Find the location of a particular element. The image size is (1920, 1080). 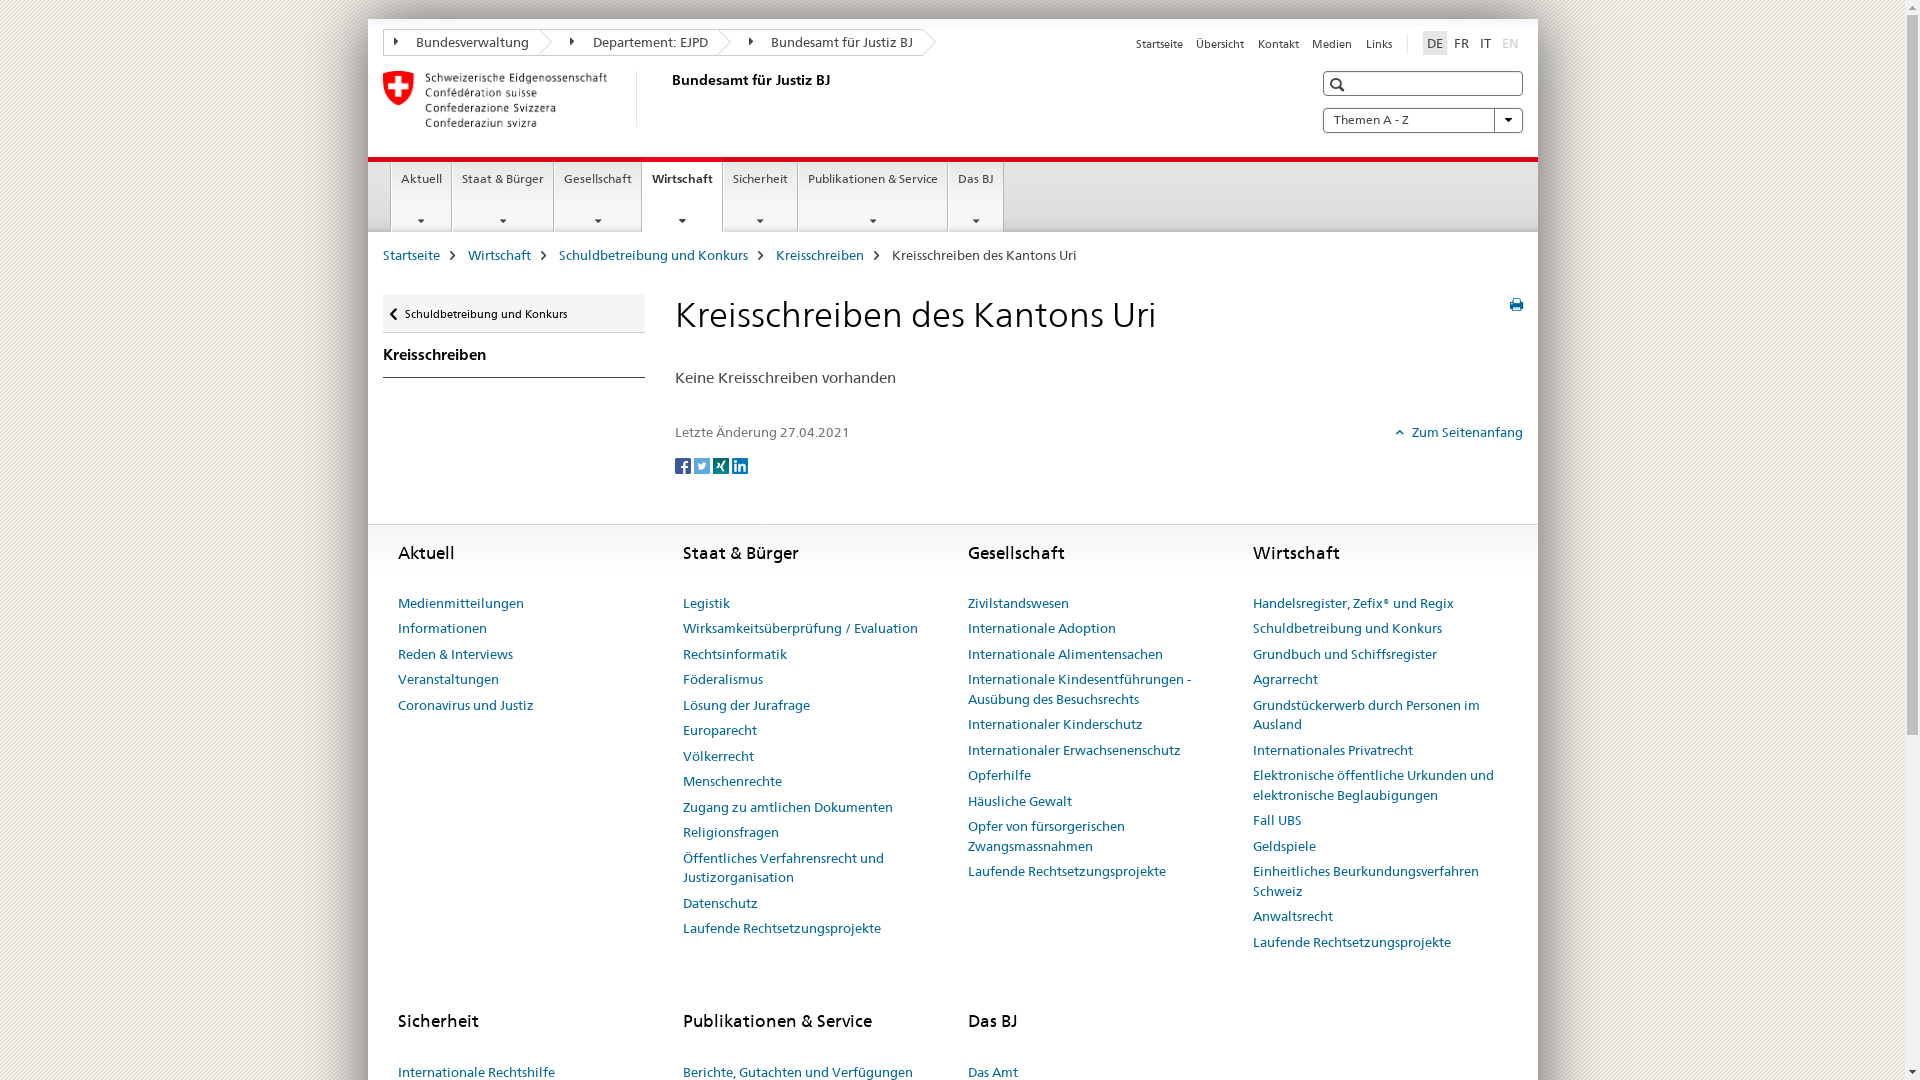

'Legistik' is located at coordinates (705, 603).